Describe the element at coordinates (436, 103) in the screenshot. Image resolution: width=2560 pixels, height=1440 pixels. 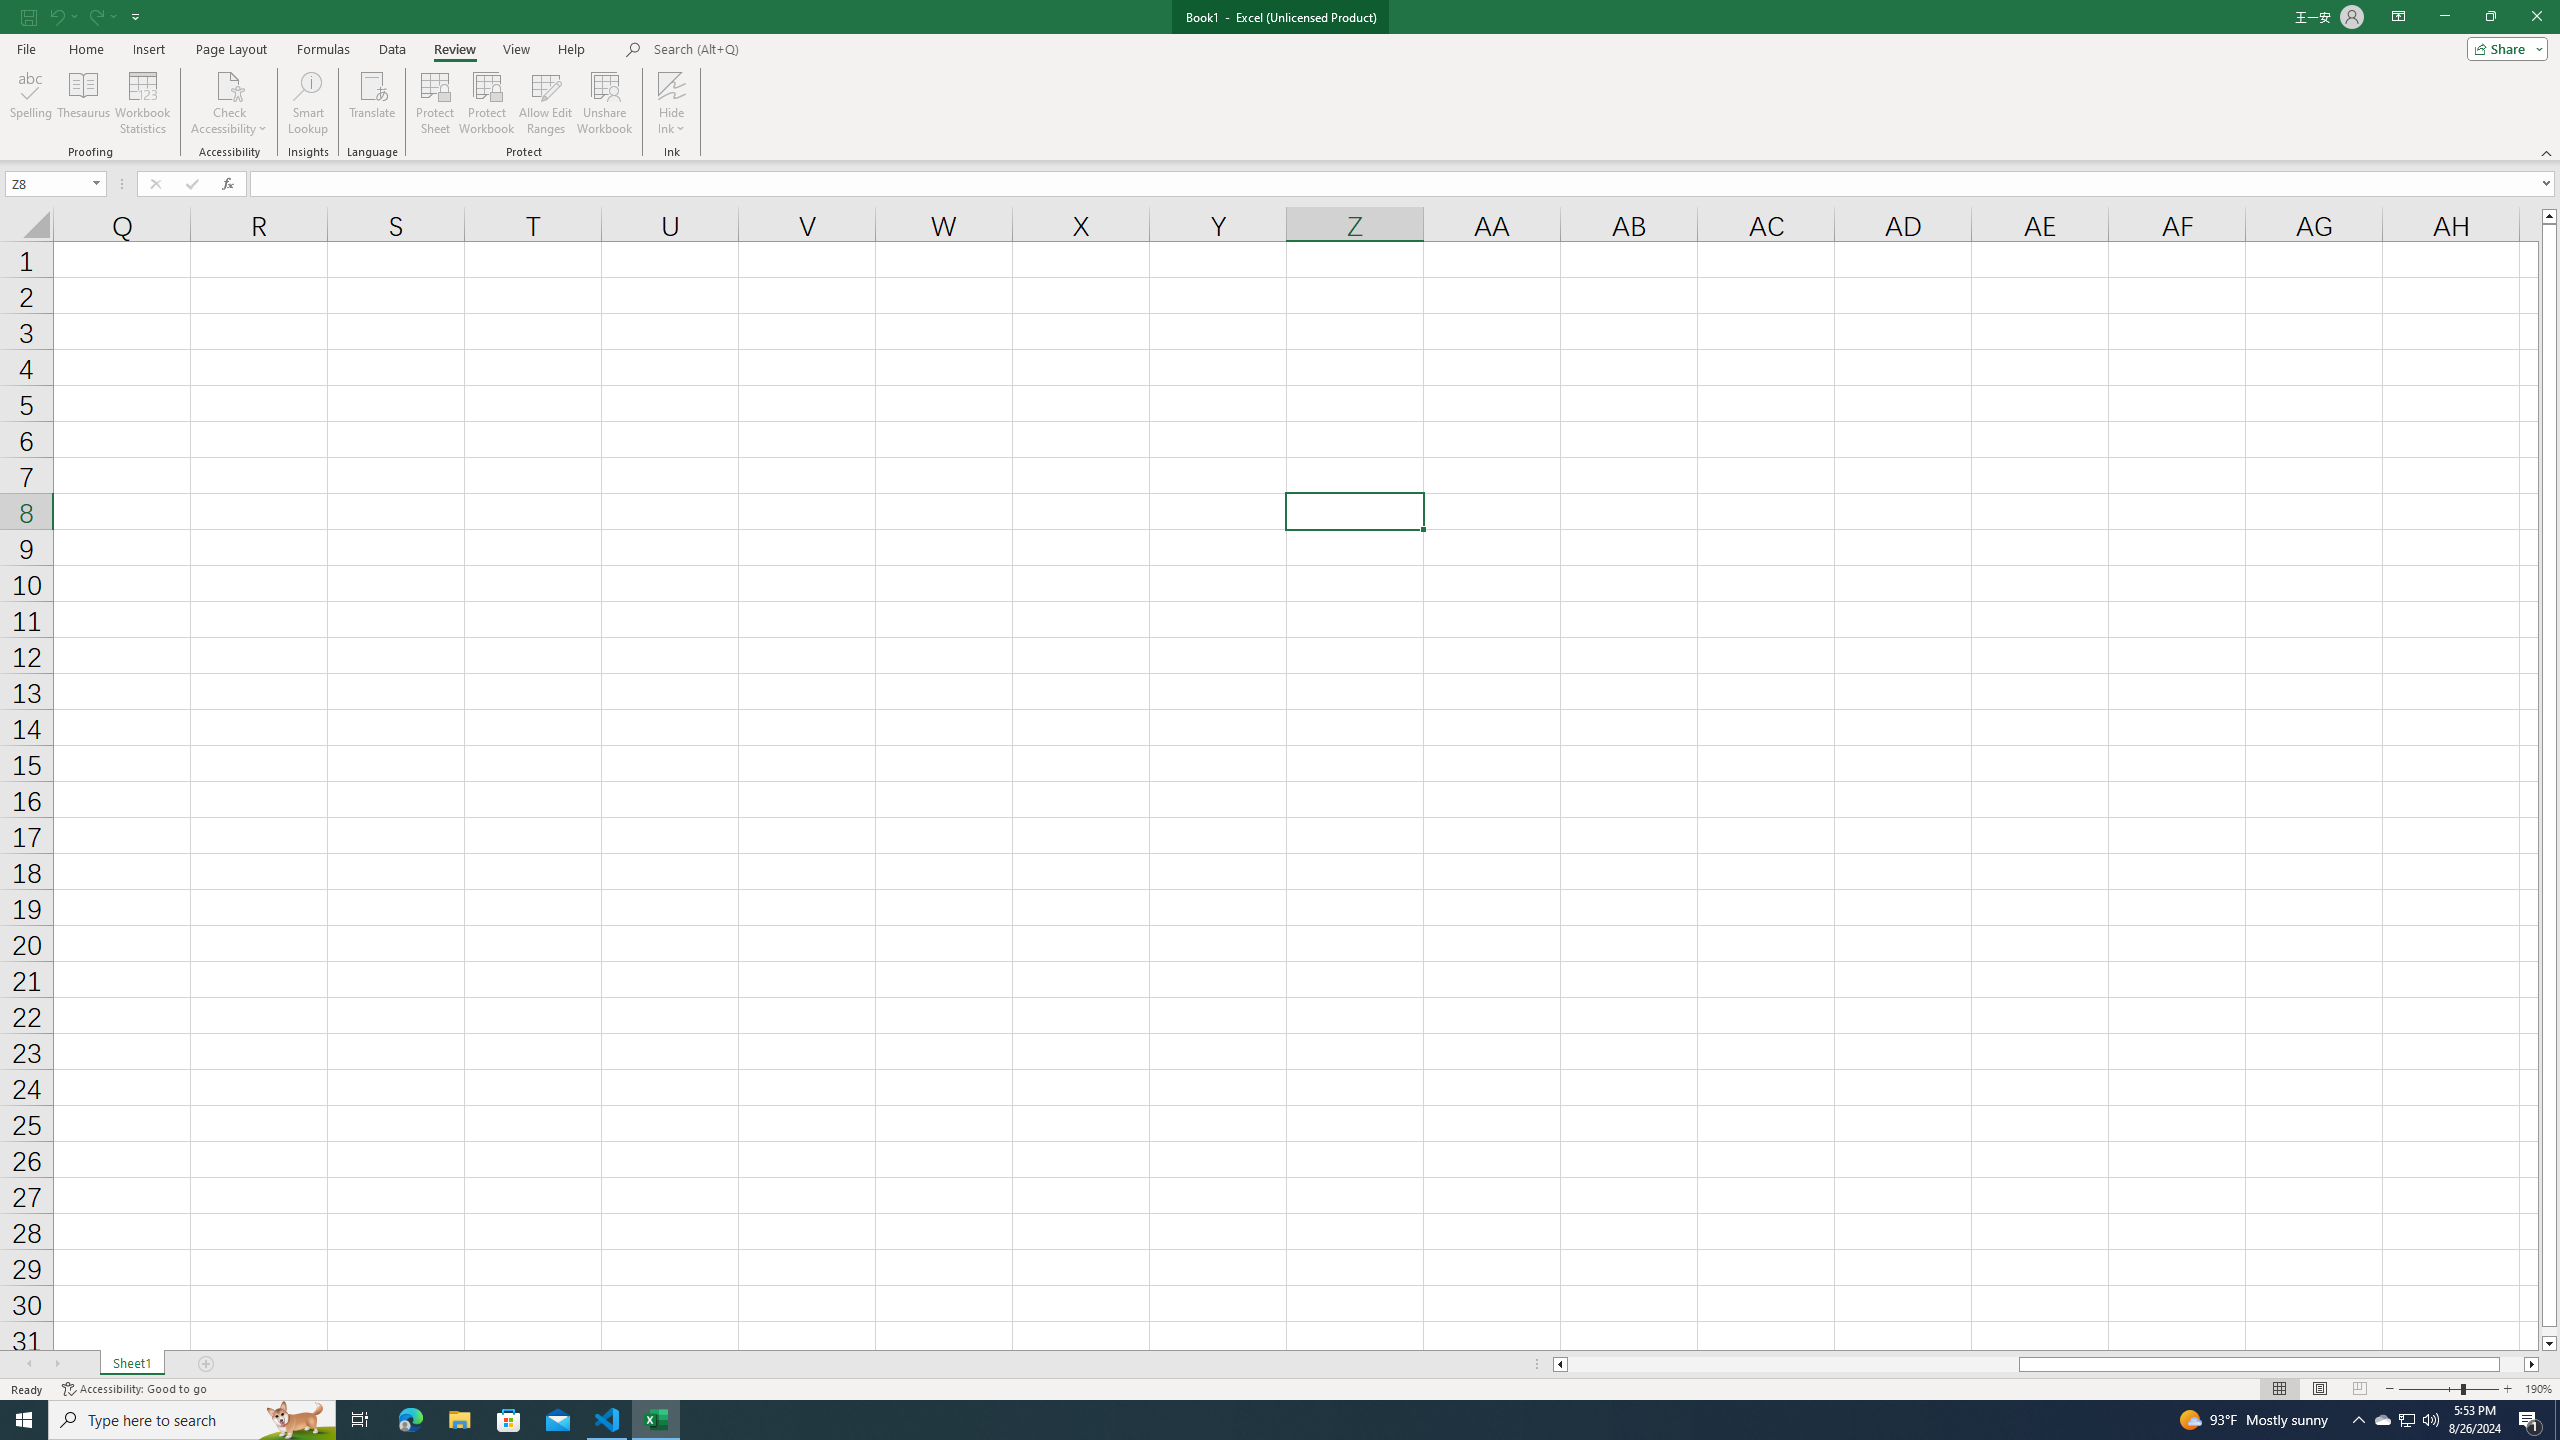
I see `'Protect Sheet...'` at that location.